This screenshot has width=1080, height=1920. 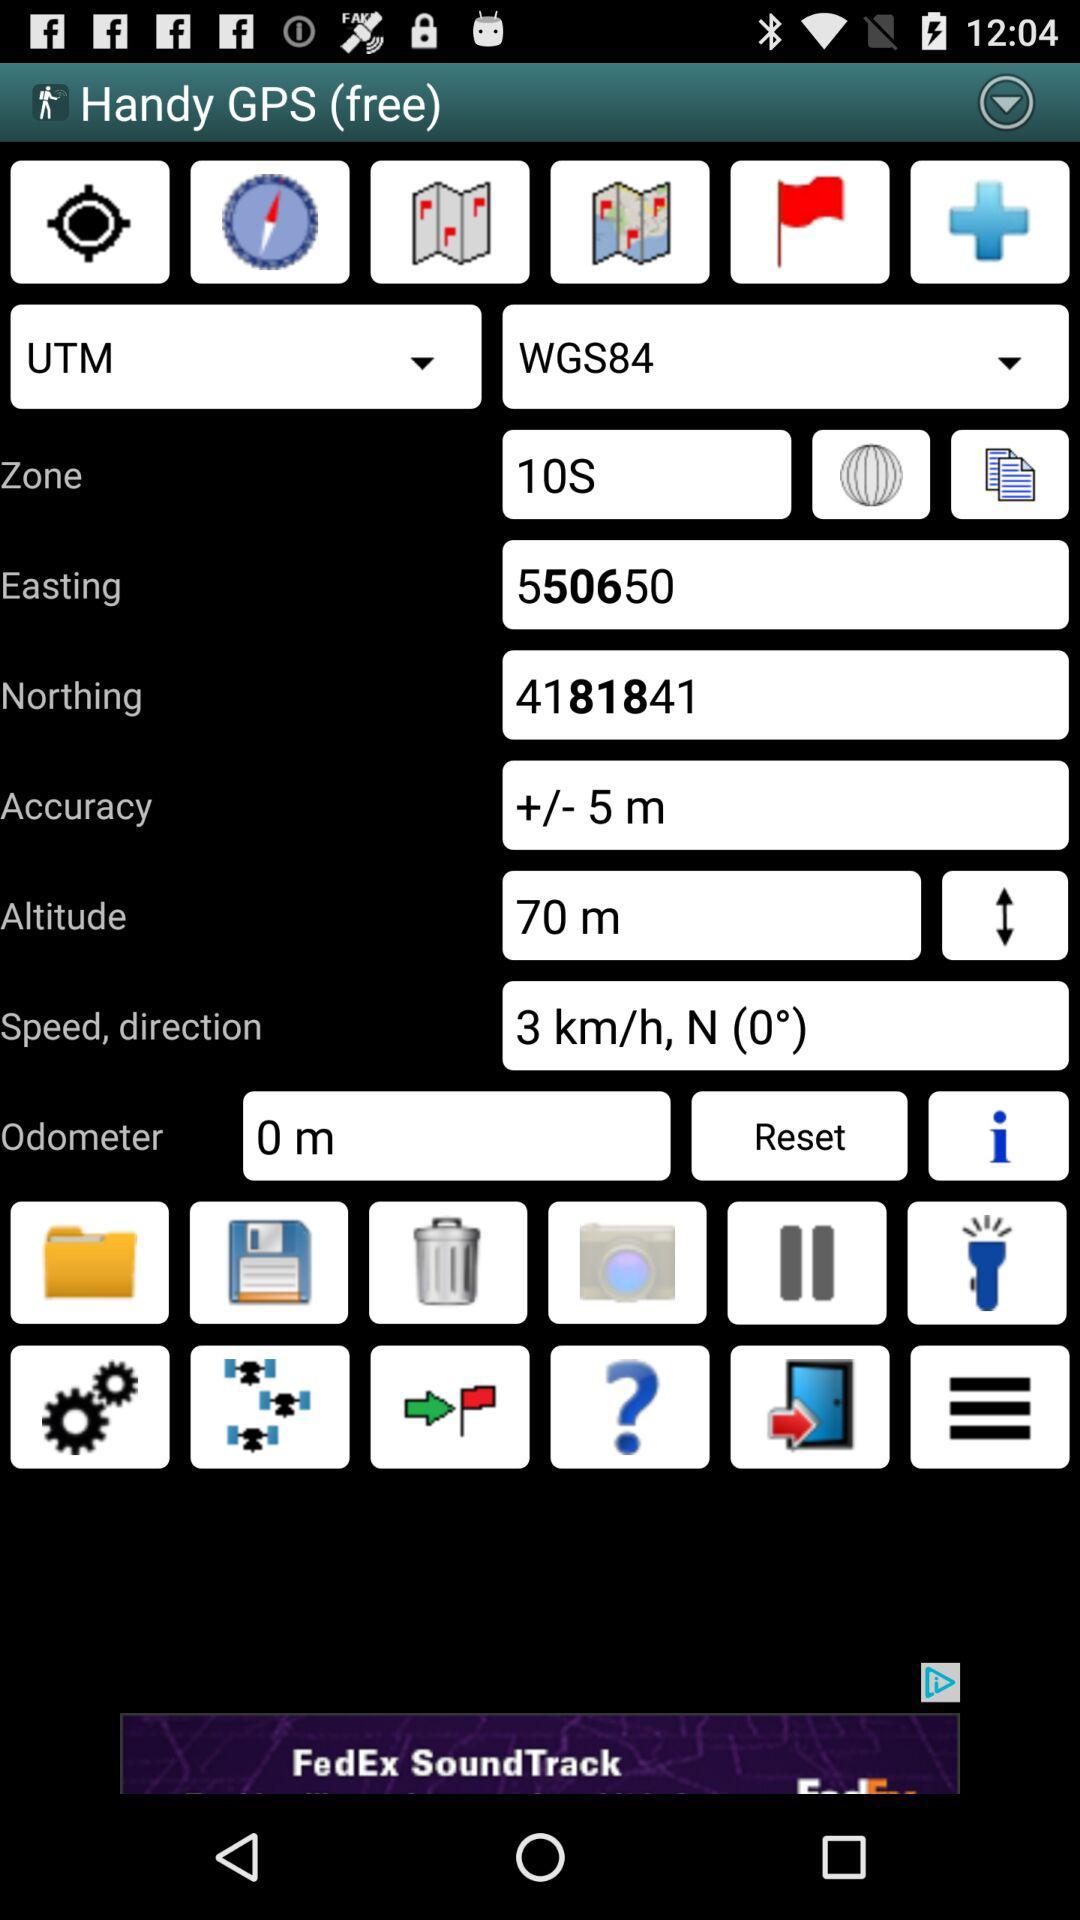 I want to click on open menu, so click(x=990, y=1405).